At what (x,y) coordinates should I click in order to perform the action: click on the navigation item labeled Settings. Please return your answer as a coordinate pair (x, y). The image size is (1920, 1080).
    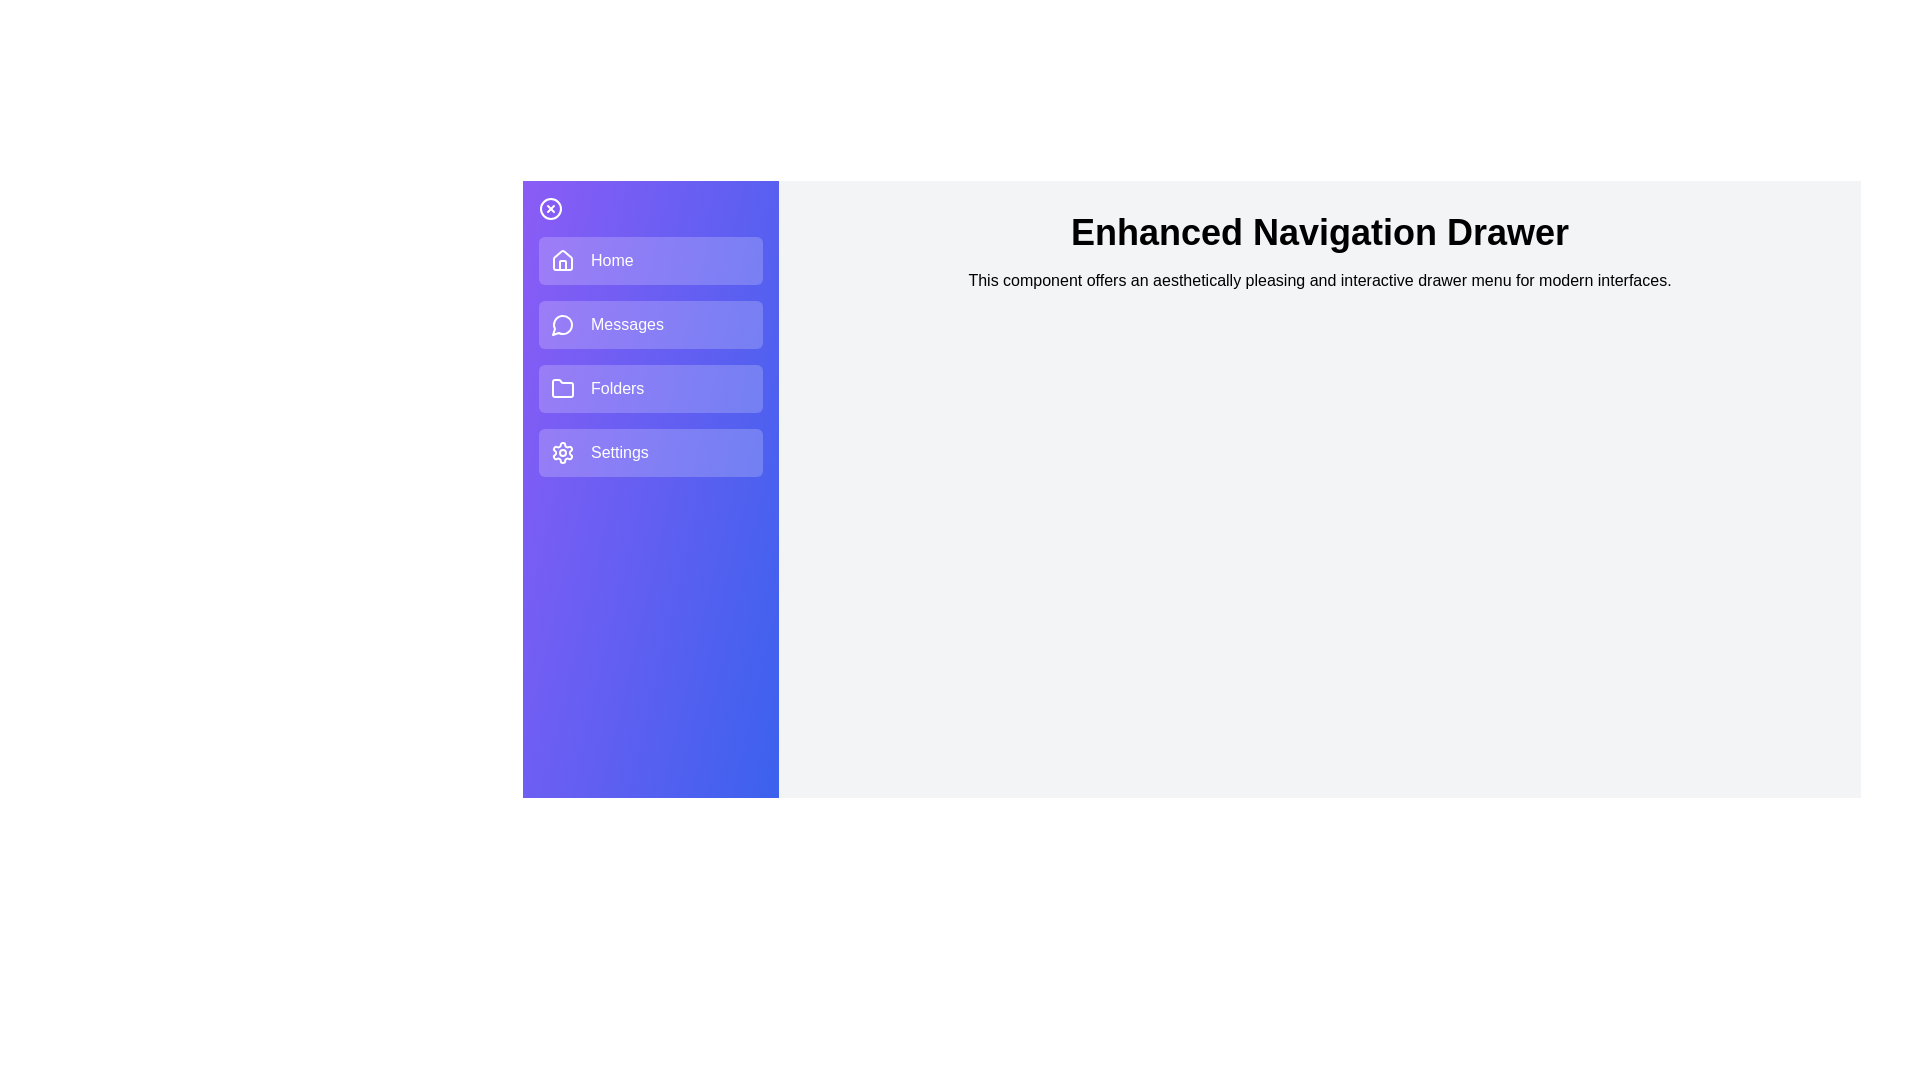
    Looking at the image, I should click on (651, 452).